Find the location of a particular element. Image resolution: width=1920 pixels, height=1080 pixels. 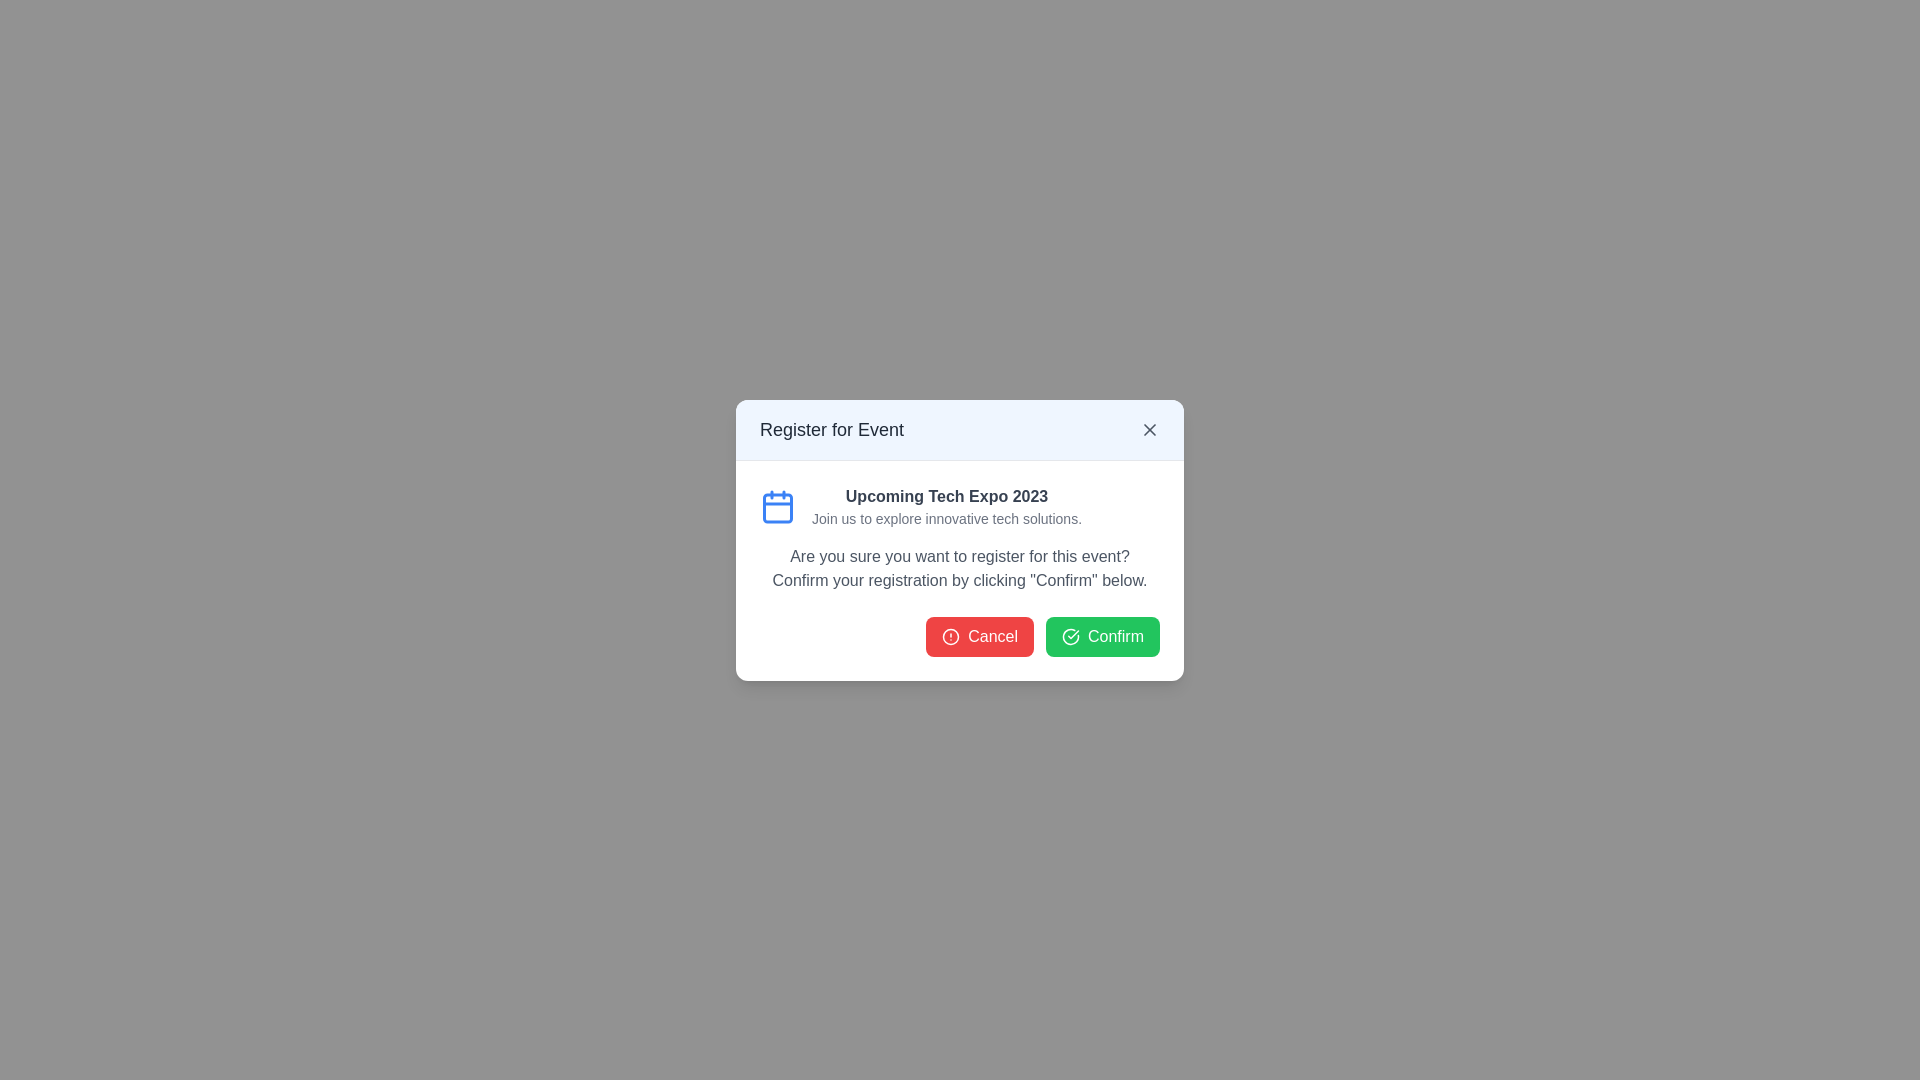

the iconic circular element of the SVG graphic that is part of the alert symbol, located to the left of the text content in the confirmation dialog box for event registration is located at coordinates (950, 636).